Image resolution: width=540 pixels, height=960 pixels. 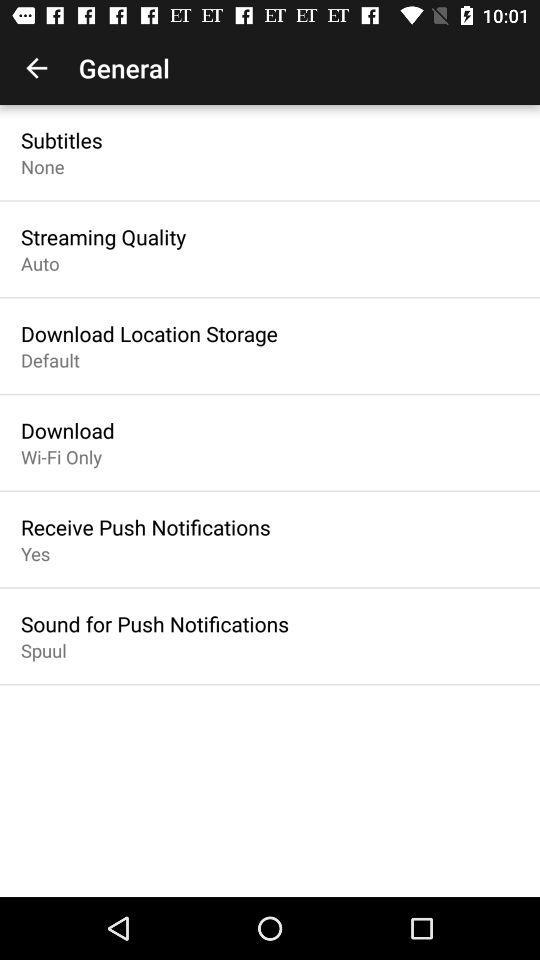 I want to click on icon below the none icon, so click(x=103, y=237).